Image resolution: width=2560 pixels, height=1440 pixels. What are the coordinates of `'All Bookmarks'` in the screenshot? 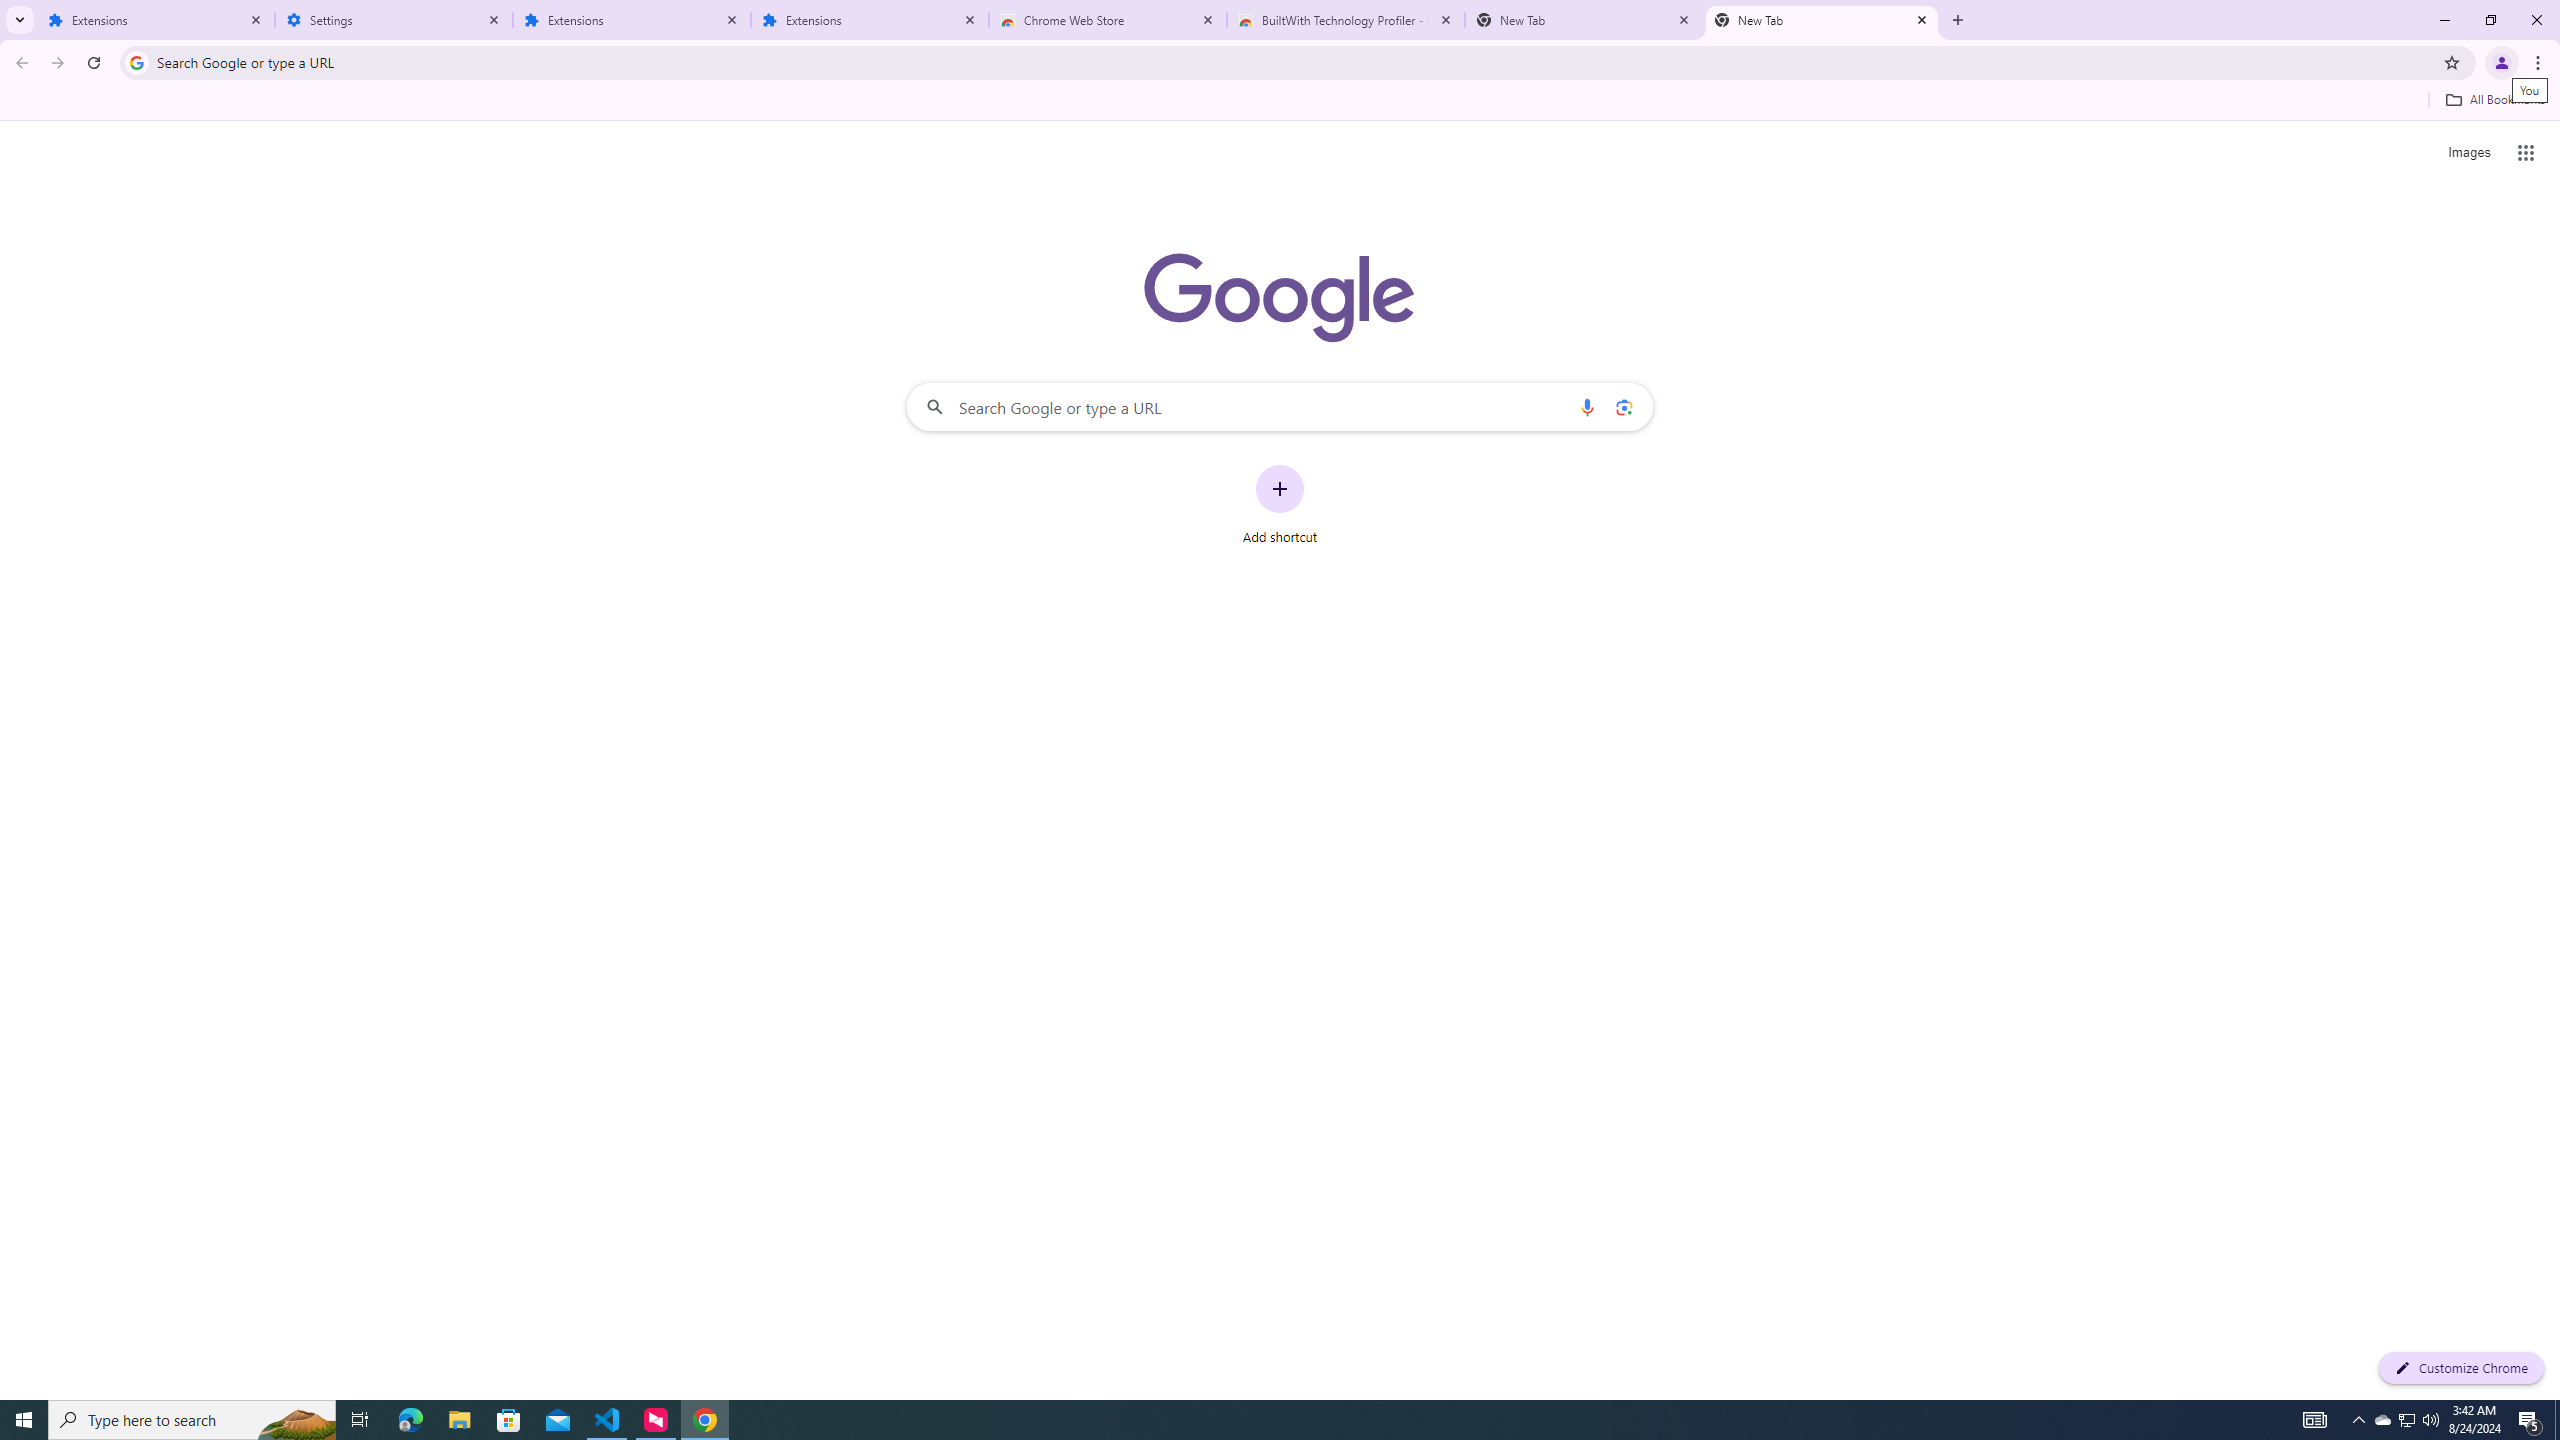 It's located at (2494, 99).